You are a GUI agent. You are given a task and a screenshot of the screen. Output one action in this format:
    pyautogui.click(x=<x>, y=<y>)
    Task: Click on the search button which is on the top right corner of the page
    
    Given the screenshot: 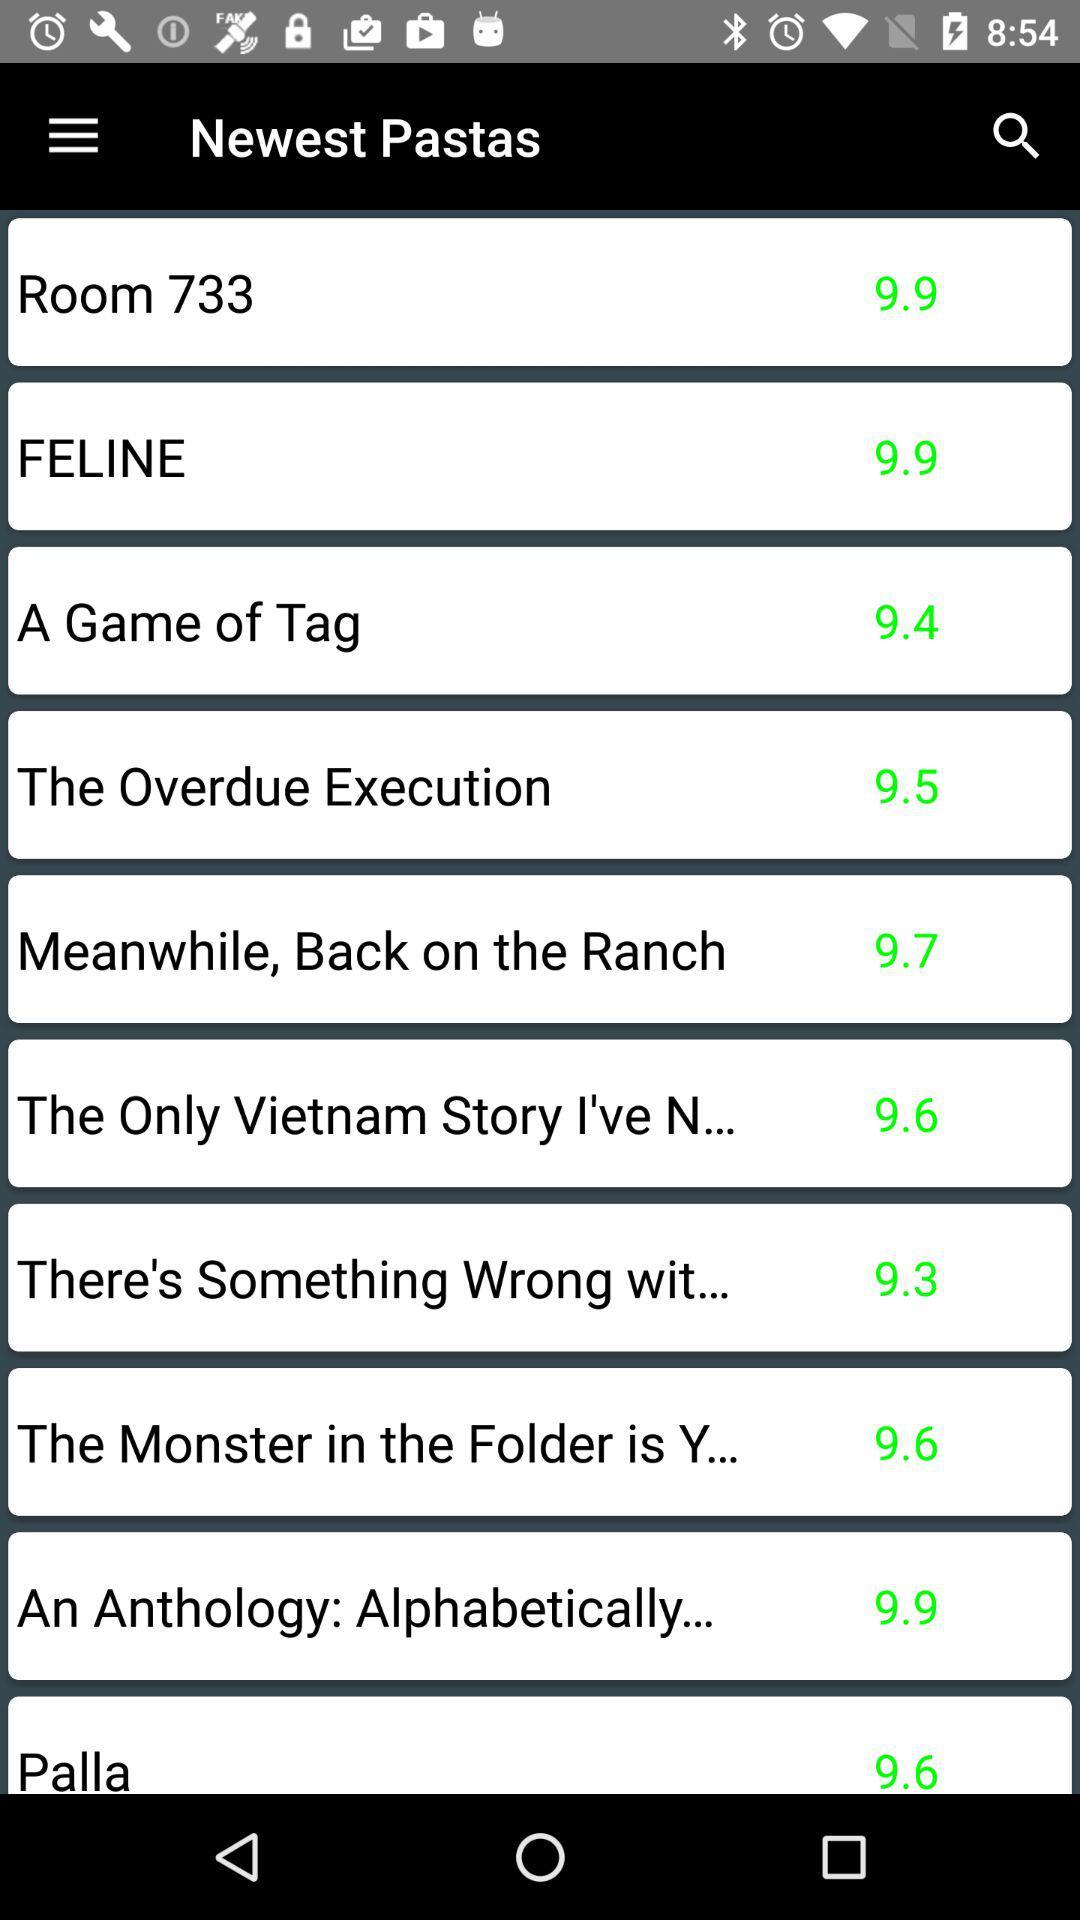 What is the action you would take?
    pyautogui.click(x=1017, y=136)
    